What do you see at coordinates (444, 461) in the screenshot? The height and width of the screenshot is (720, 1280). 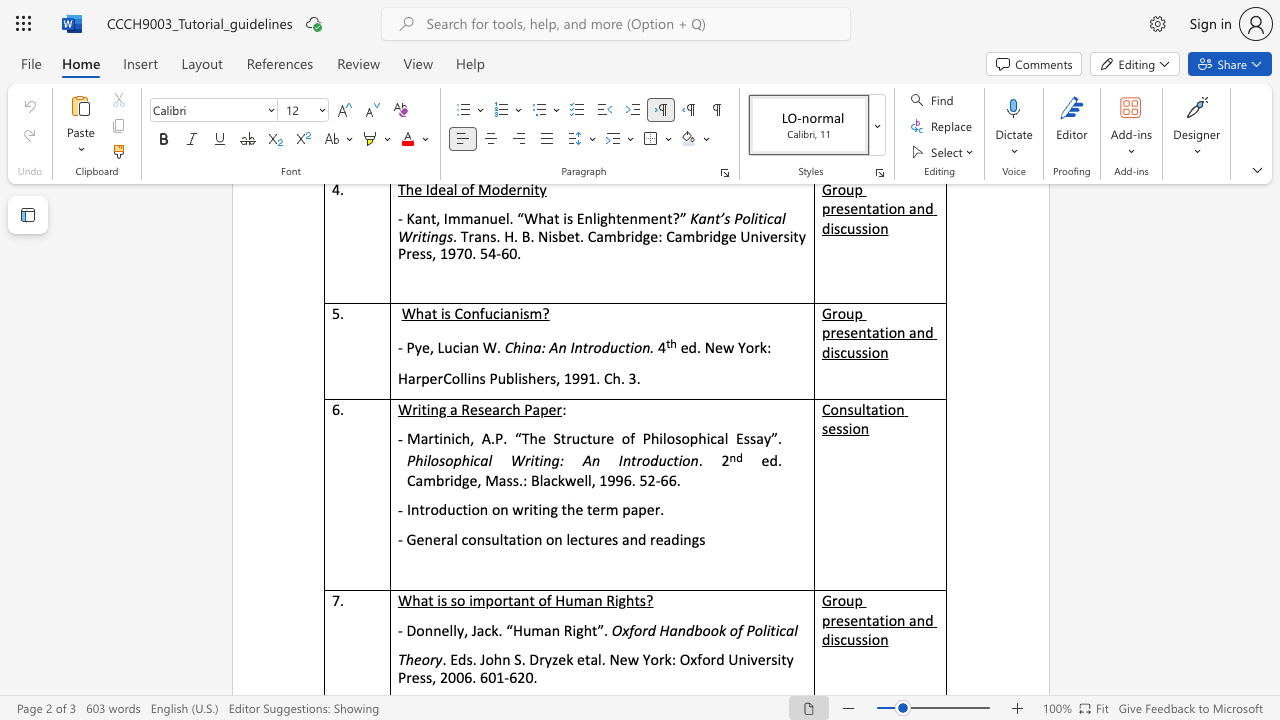 I see `the subset text "ophical Writing: An I" within the text "Philosophical Writing: An Introduction"` at bounding box center [444, 461].